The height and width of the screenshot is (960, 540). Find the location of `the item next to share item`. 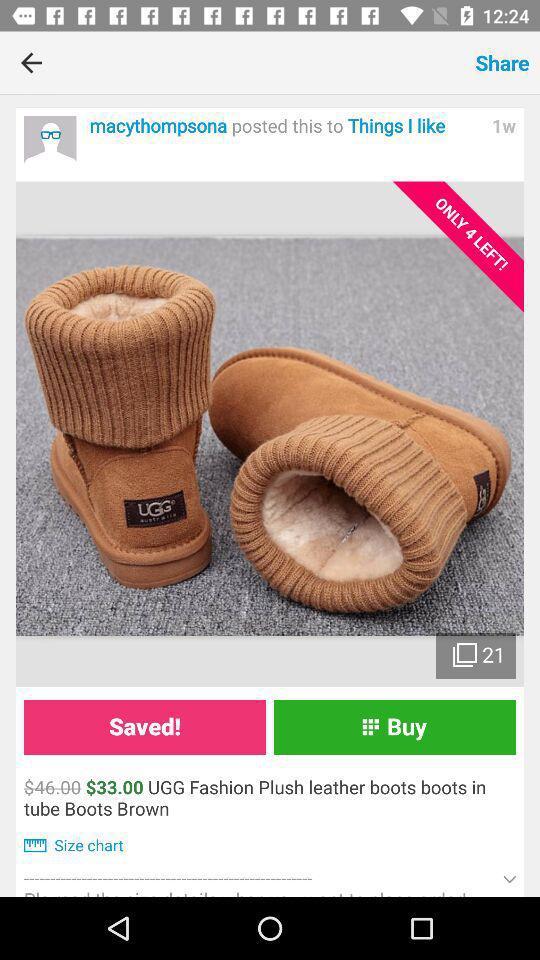

the item next to share item is located at coordinates (264, 62).